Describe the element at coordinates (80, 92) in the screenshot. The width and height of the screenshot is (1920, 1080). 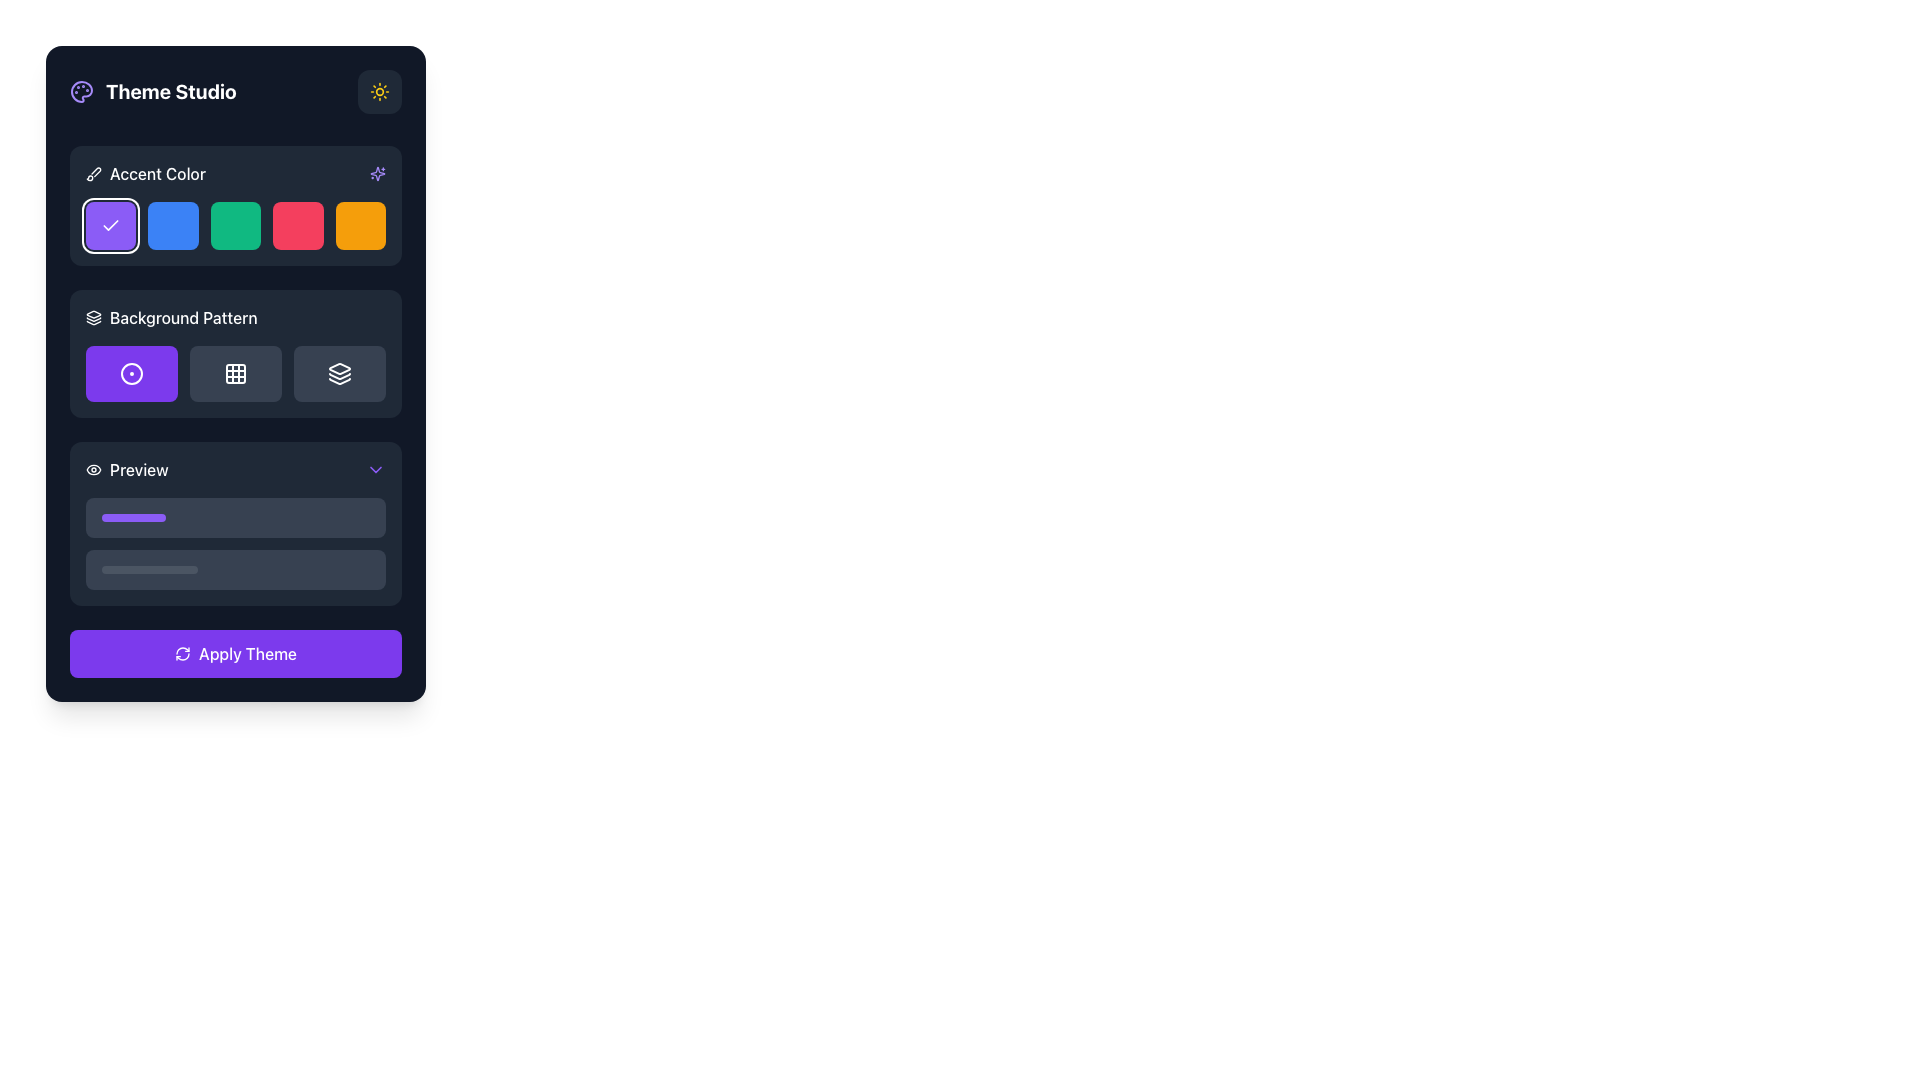
I see `the main body of the painter's palette icon, which is styled with a violet hue and located in the toolbar section of the Theme Studio interface` at that location.